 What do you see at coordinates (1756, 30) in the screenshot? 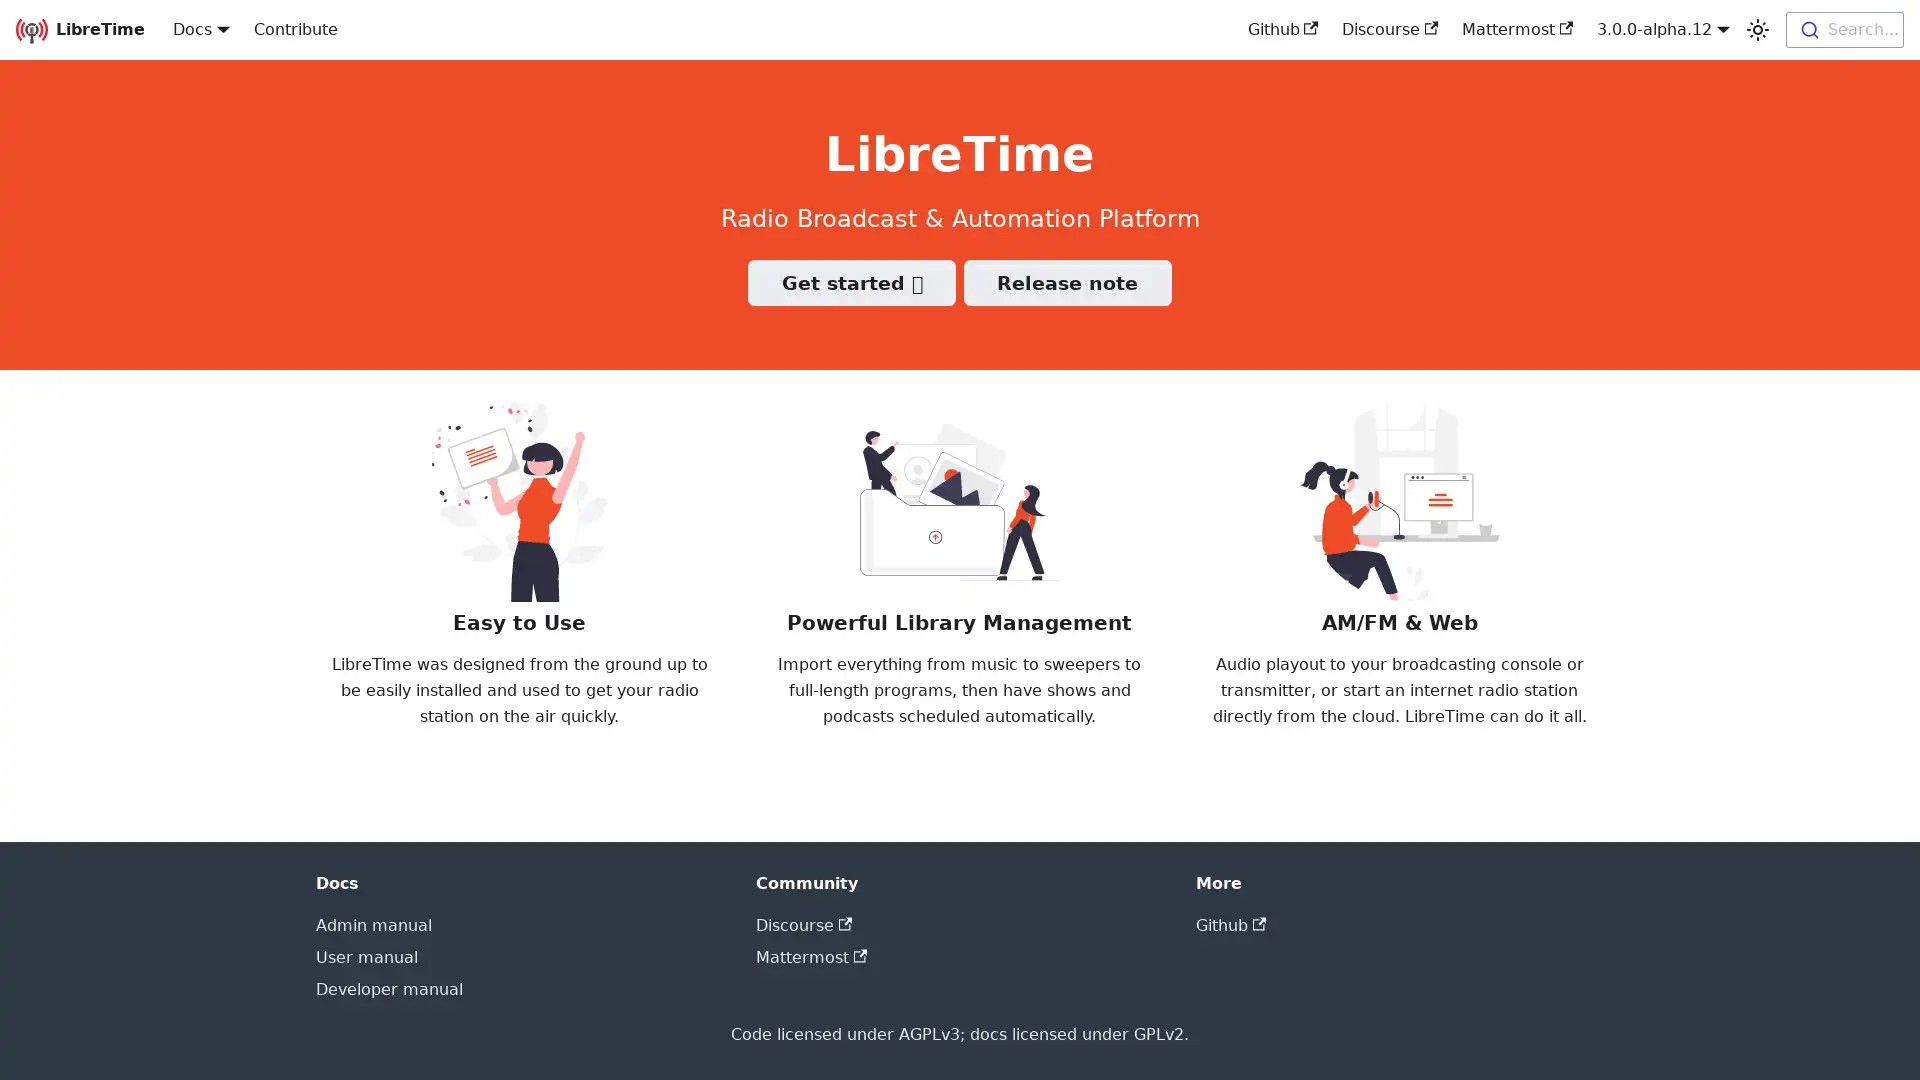
I see `Switch between dark and light mode (currently light mode)` at bounding box center [1756, 30].